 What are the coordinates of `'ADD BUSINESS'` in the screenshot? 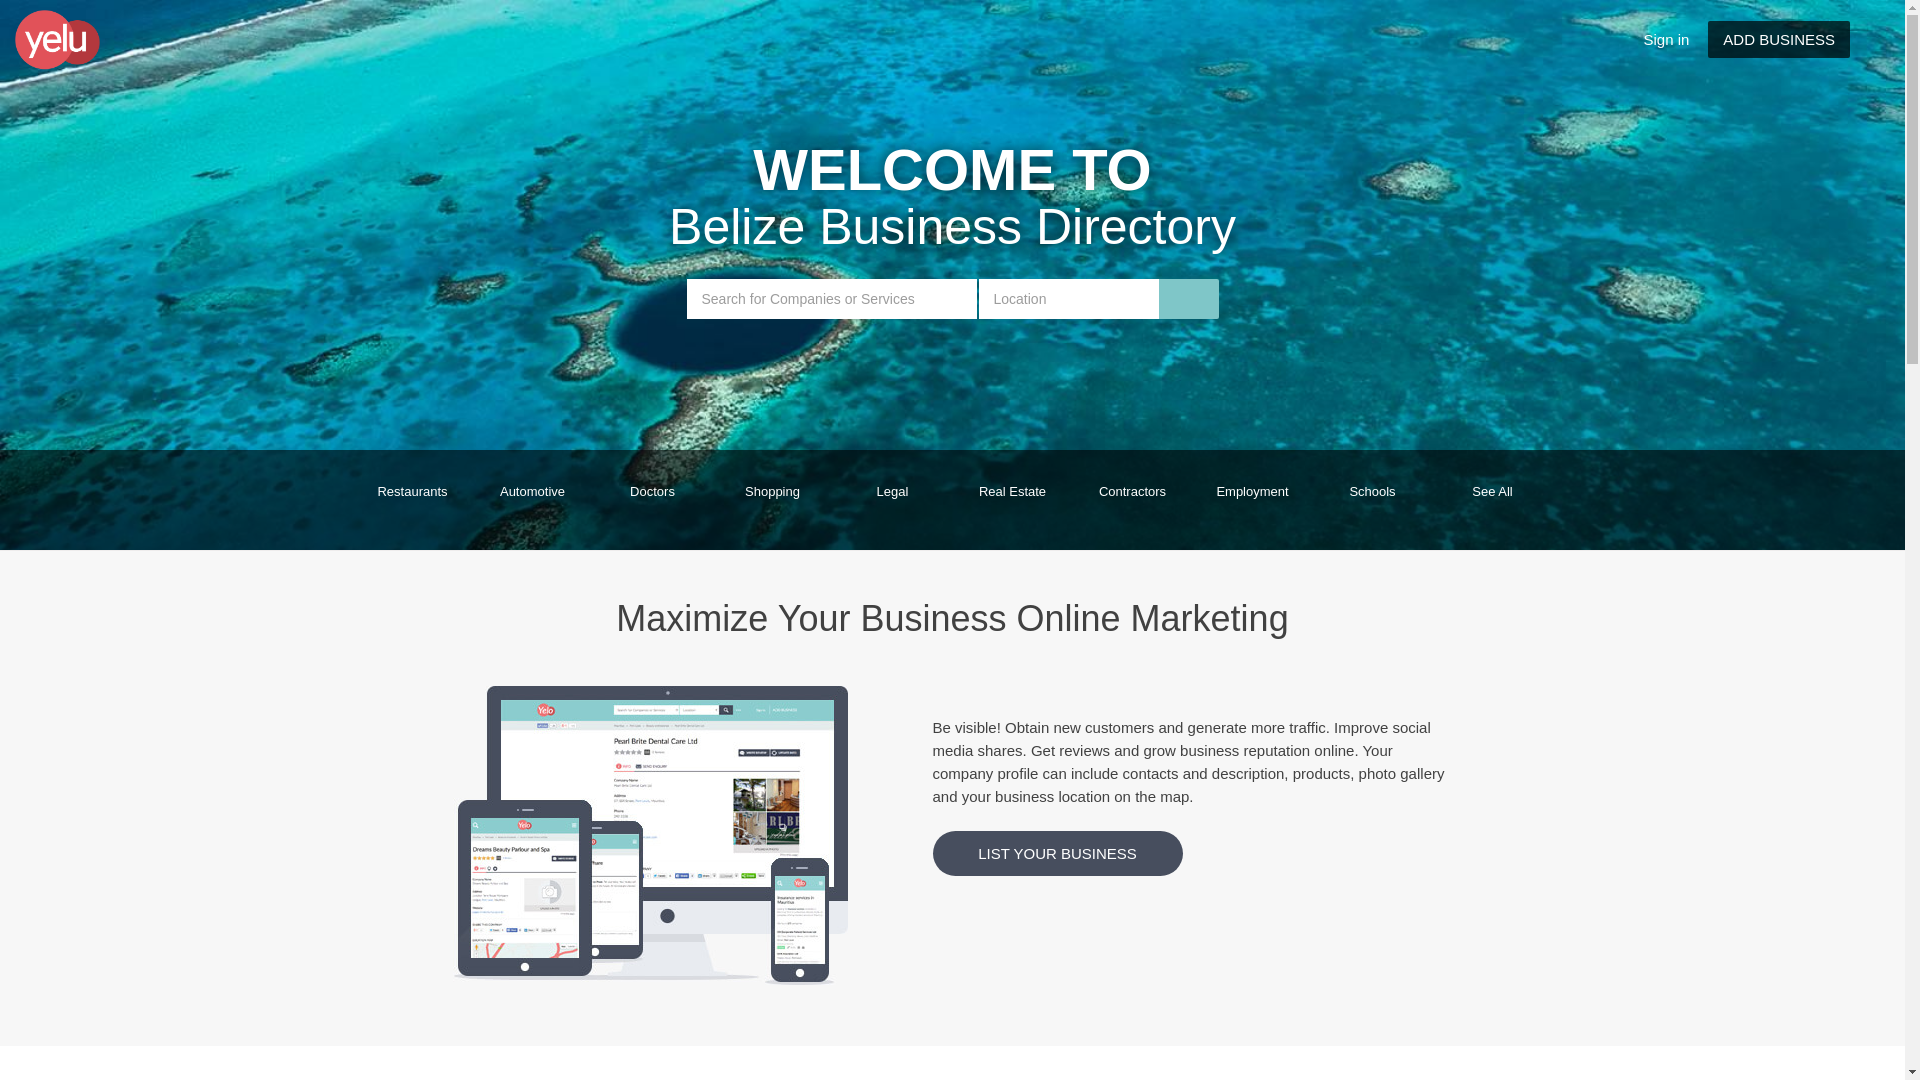 It's located at (1779, 39).